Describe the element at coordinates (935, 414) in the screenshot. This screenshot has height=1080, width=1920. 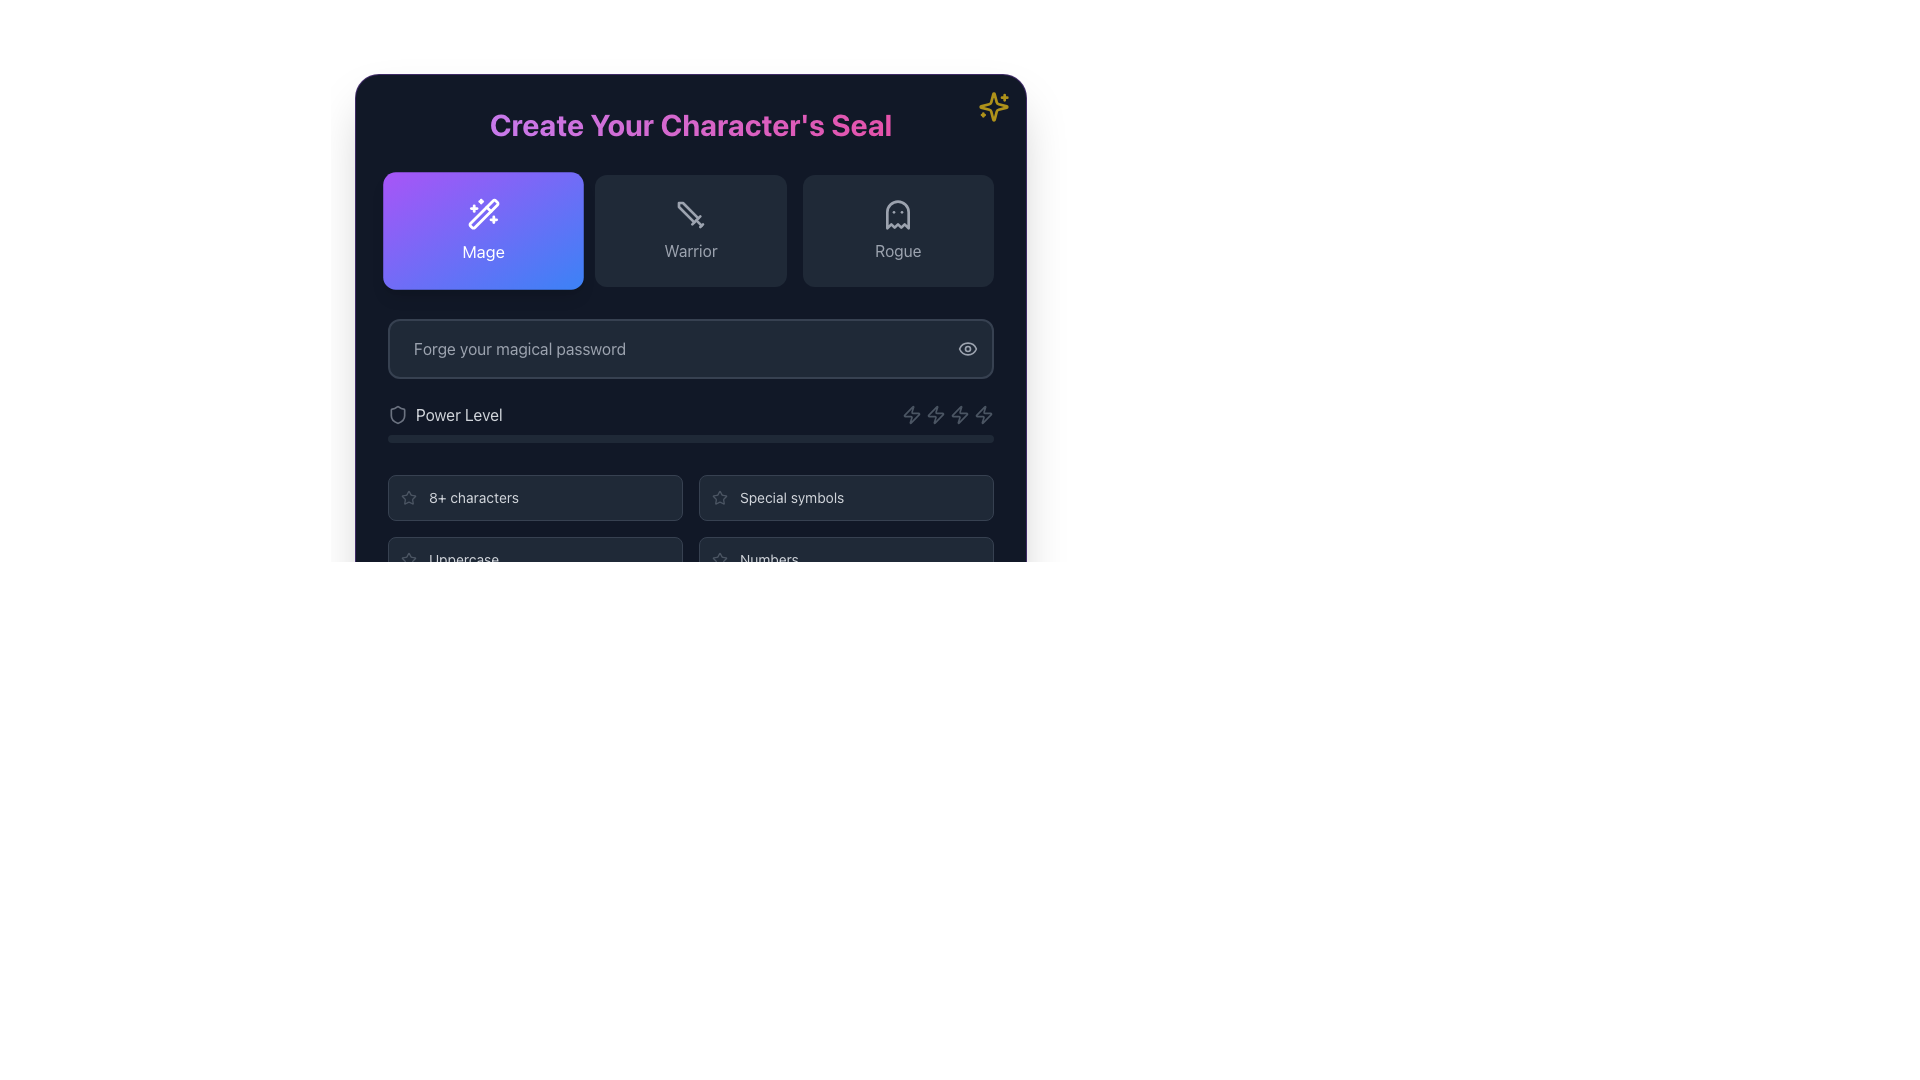
I see `the lightning bolt-shaped icon in the lower right section of the interface, which represents power or speed functions` at that location.